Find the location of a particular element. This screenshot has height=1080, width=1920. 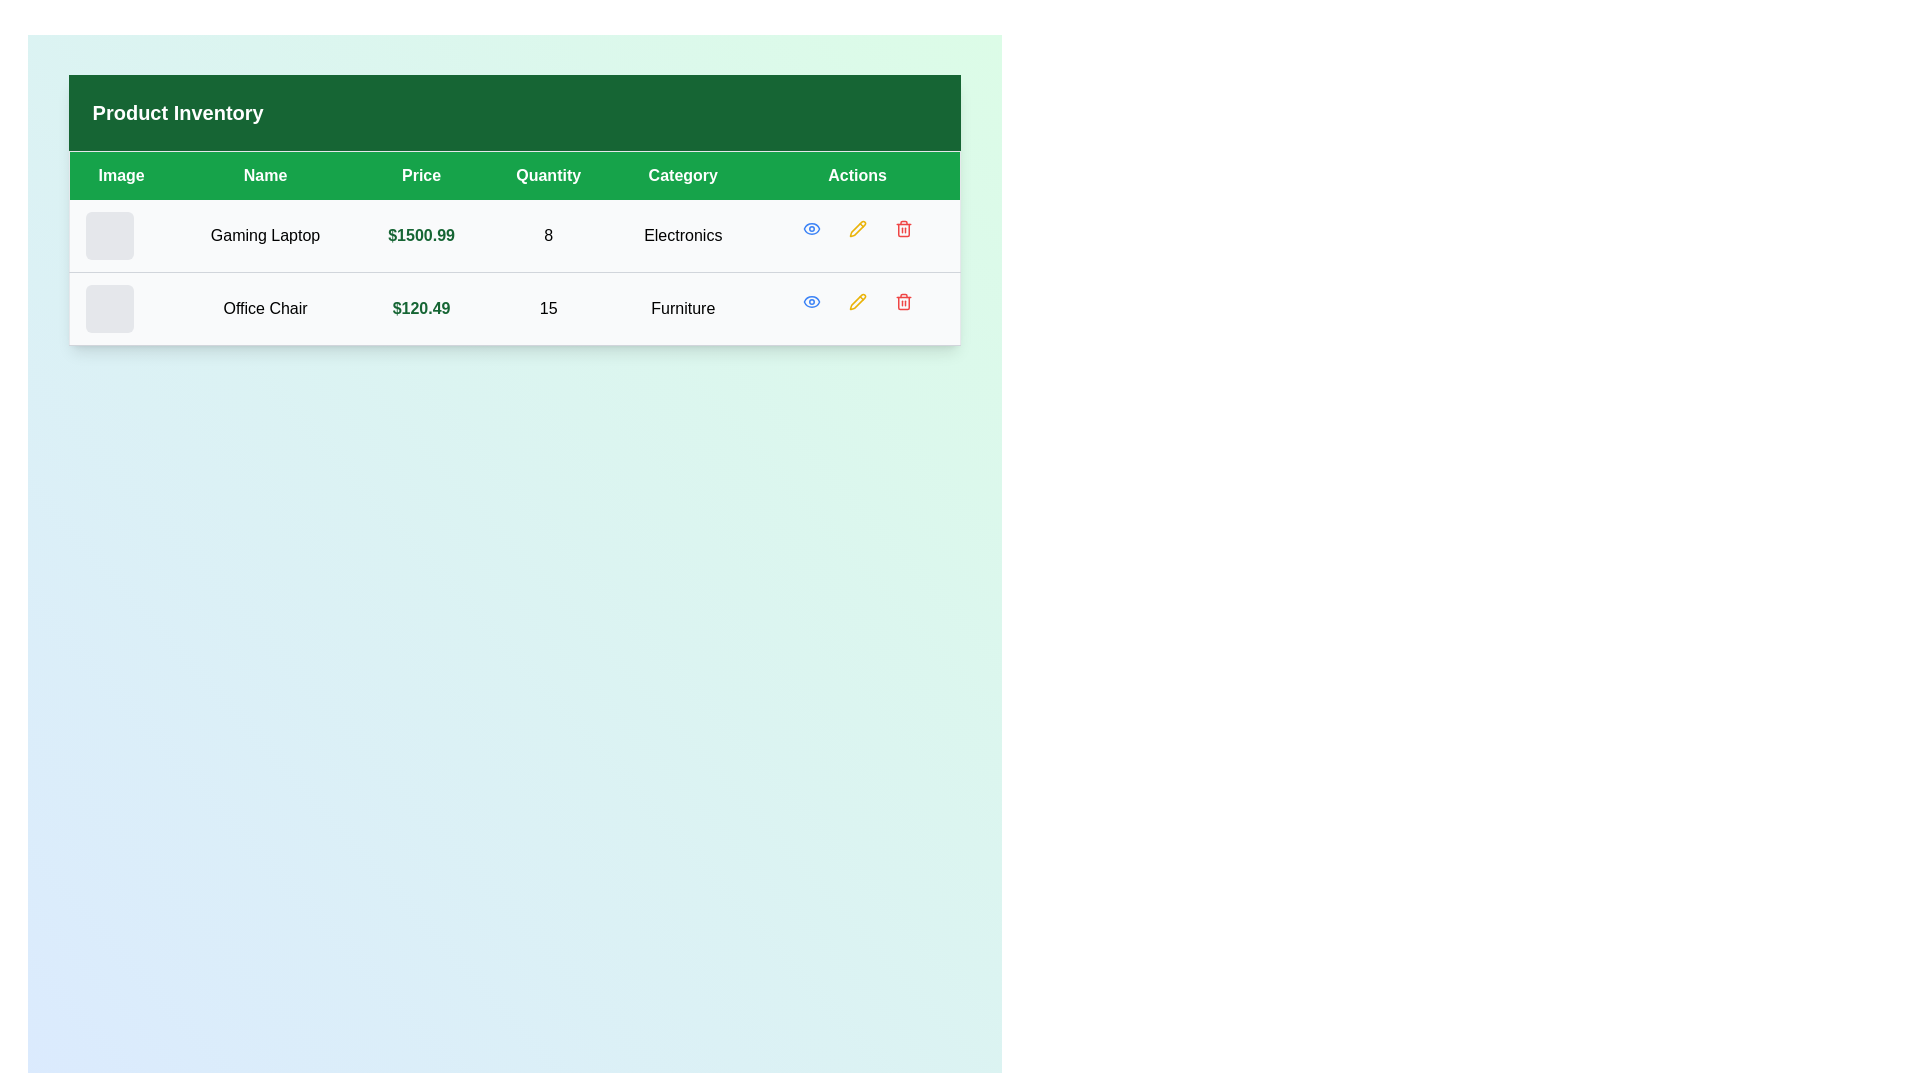

the yellow pencil icon button located in the 'Actions' column of the second row of the product inventory table next to 'Office Chair' is located at coordinates (857, 301).